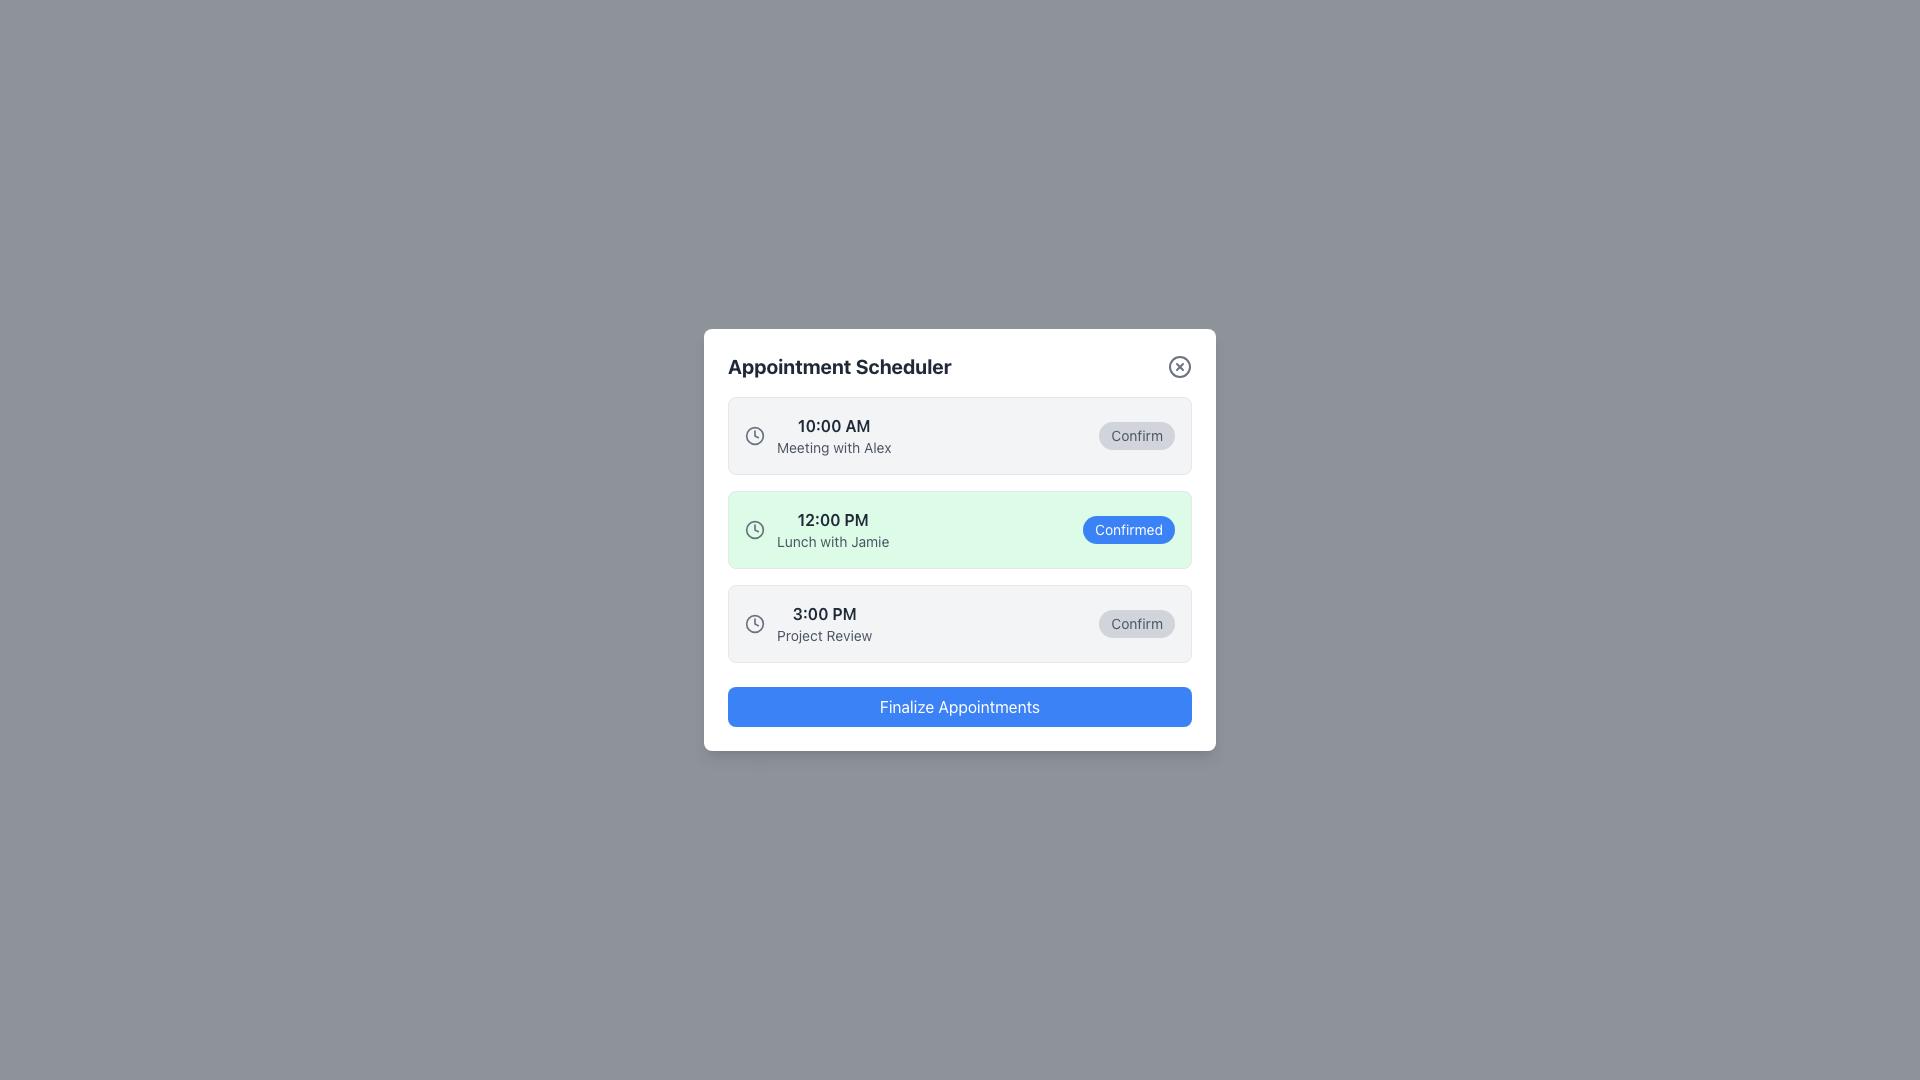 Image resolution: width=1920 pixels, height=1080 pixels. I want to click on the confirmation button located at the rightmost end of the first entry in the appointment list to confirm the appointment for '10:00 AM Meeting with Alex', so click(1137, 434).